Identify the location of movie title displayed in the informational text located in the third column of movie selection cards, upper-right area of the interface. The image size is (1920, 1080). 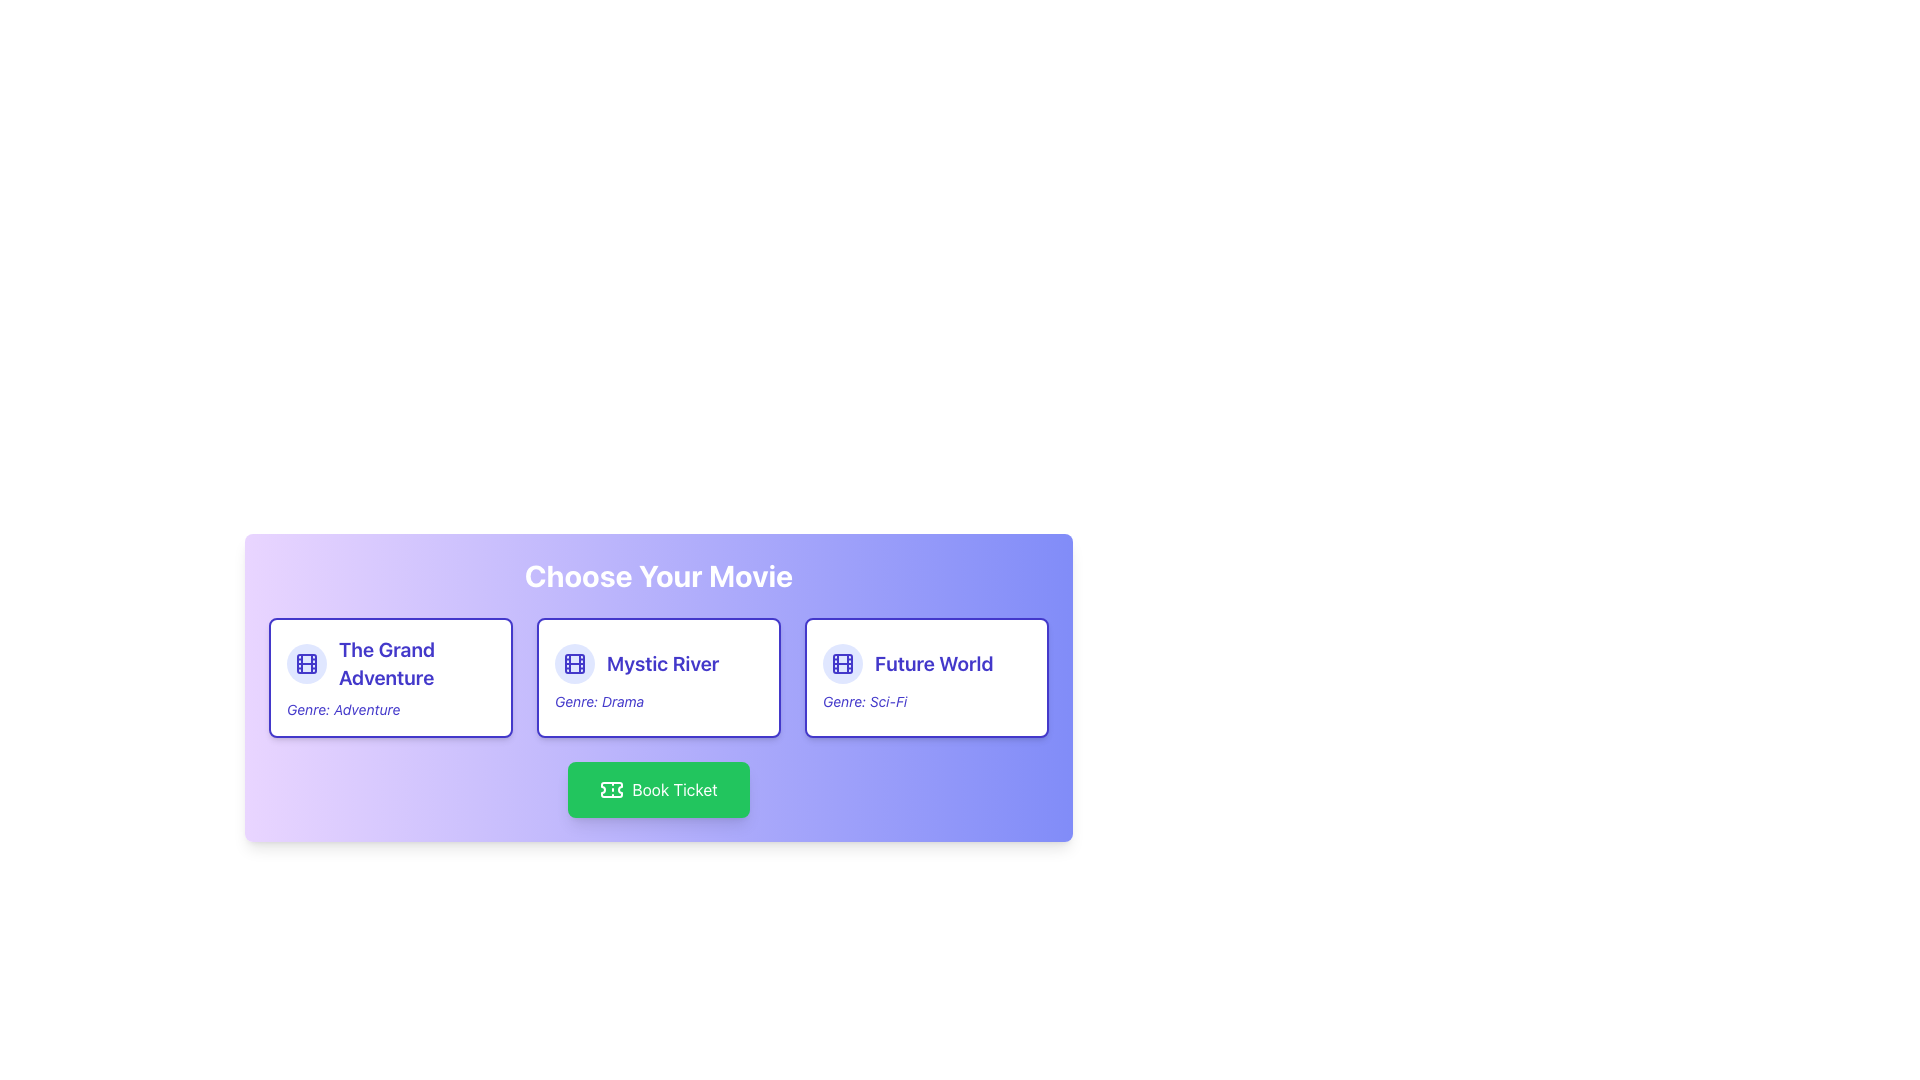
(925, 663).